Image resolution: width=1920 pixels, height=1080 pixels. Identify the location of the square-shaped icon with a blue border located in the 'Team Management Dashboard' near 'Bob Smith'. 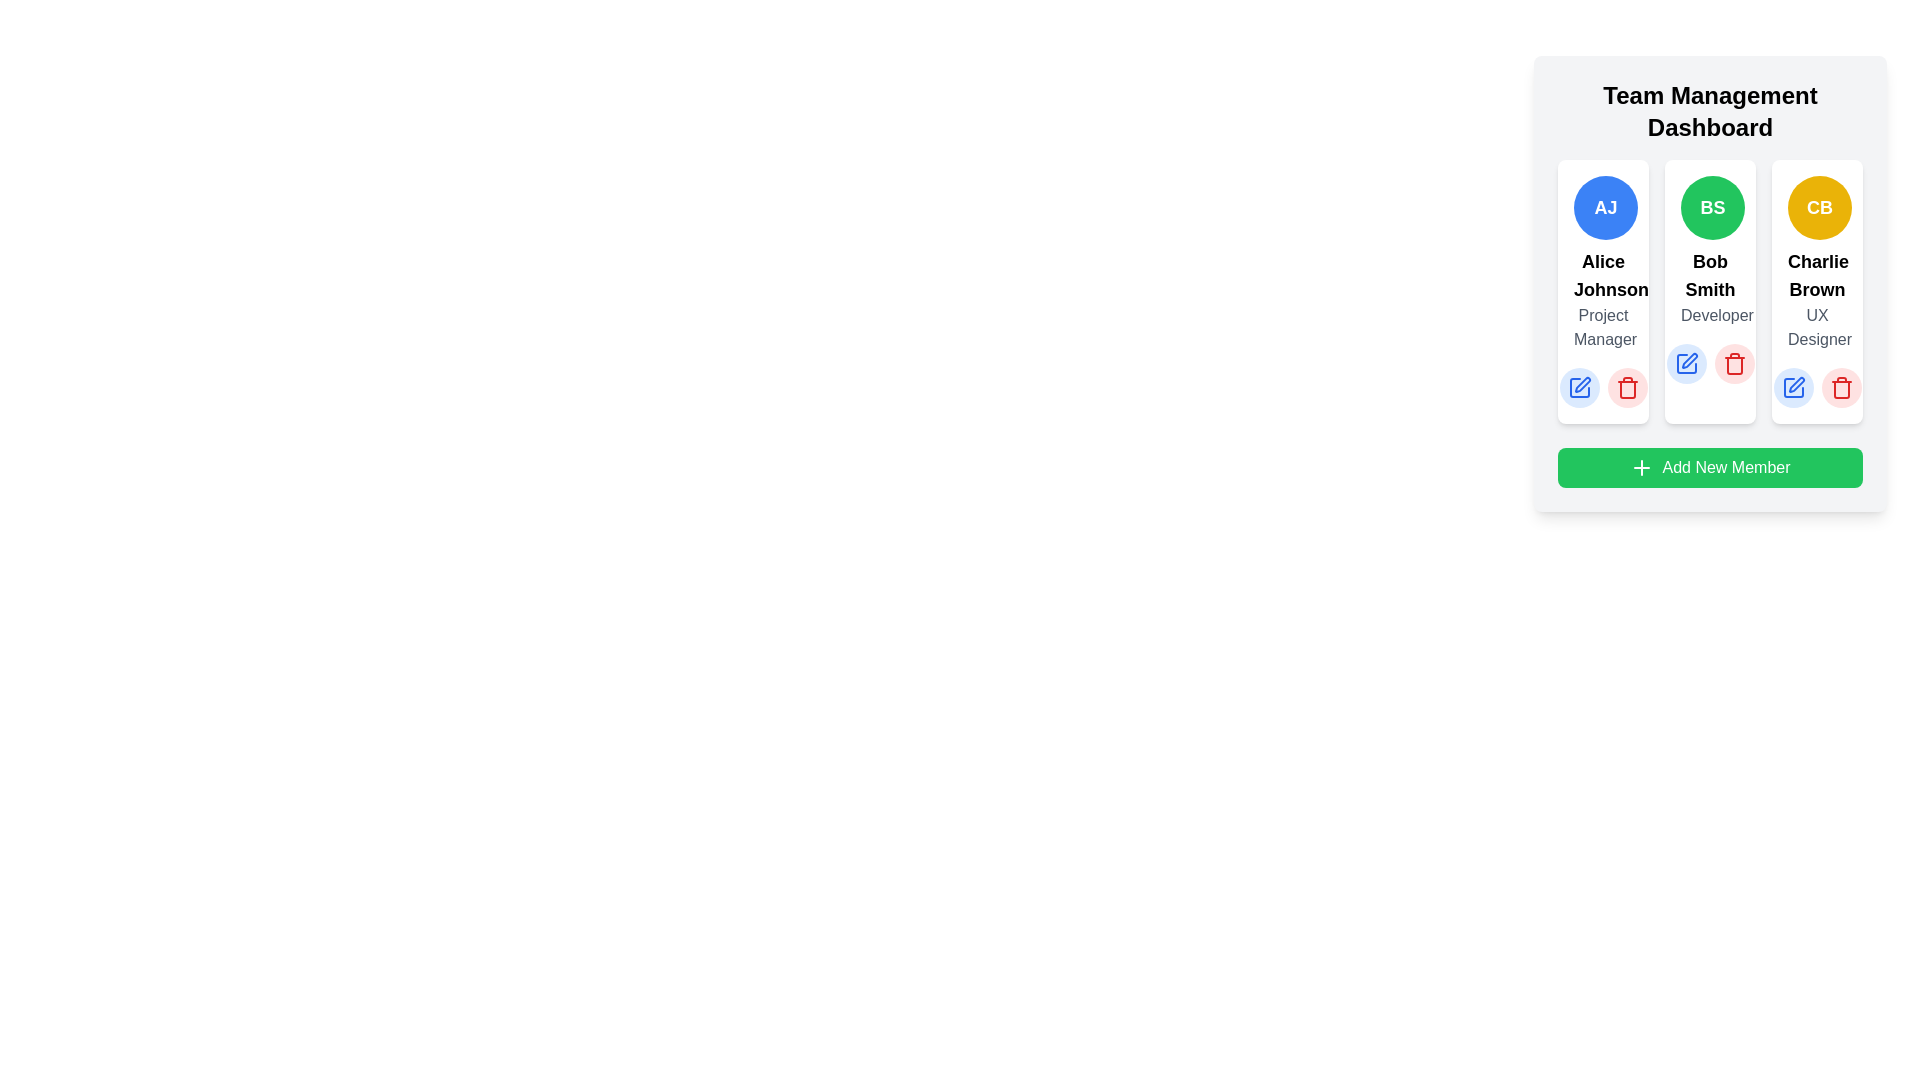
(1685, 363).